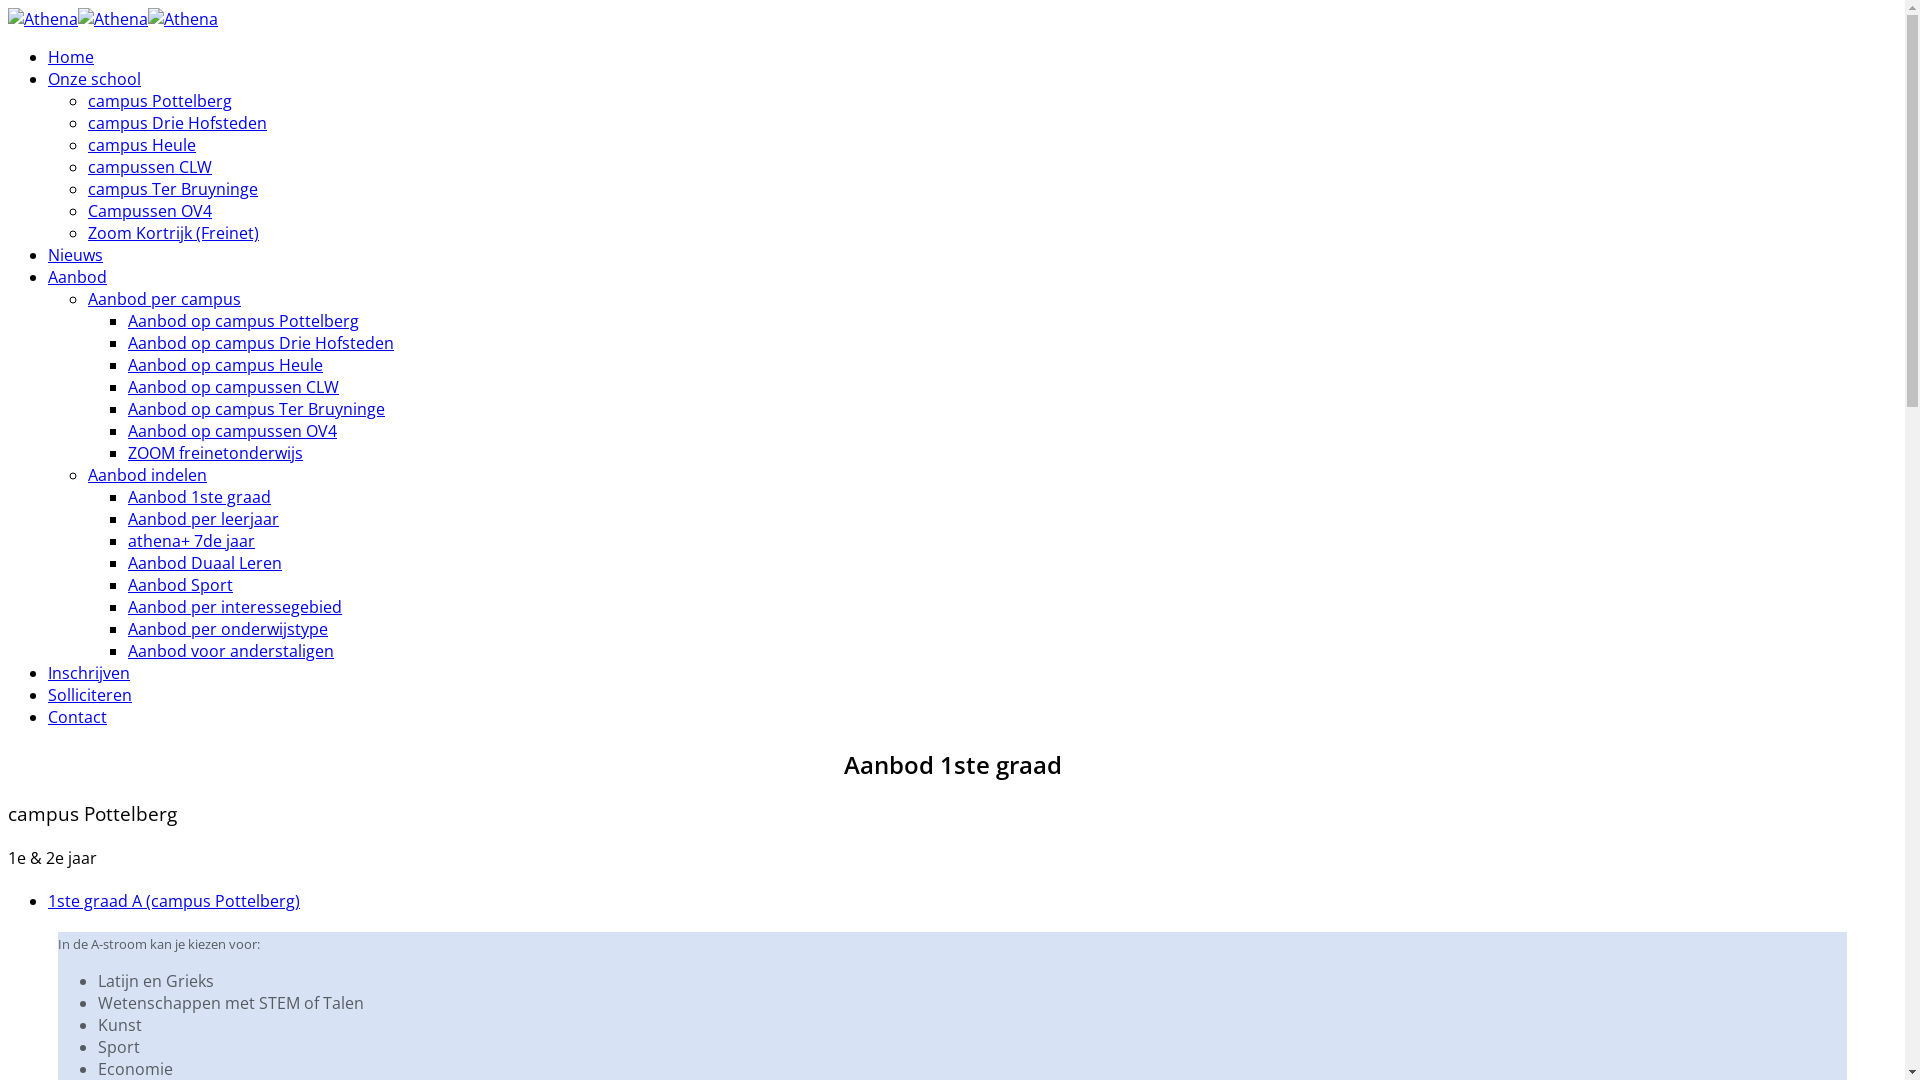 The image size is (1920, 1080). What do you see at coordinates (205, 563) in the screenshot?
I see `'Aanbod Duaal Leren'` at bounding box center [205, 563].